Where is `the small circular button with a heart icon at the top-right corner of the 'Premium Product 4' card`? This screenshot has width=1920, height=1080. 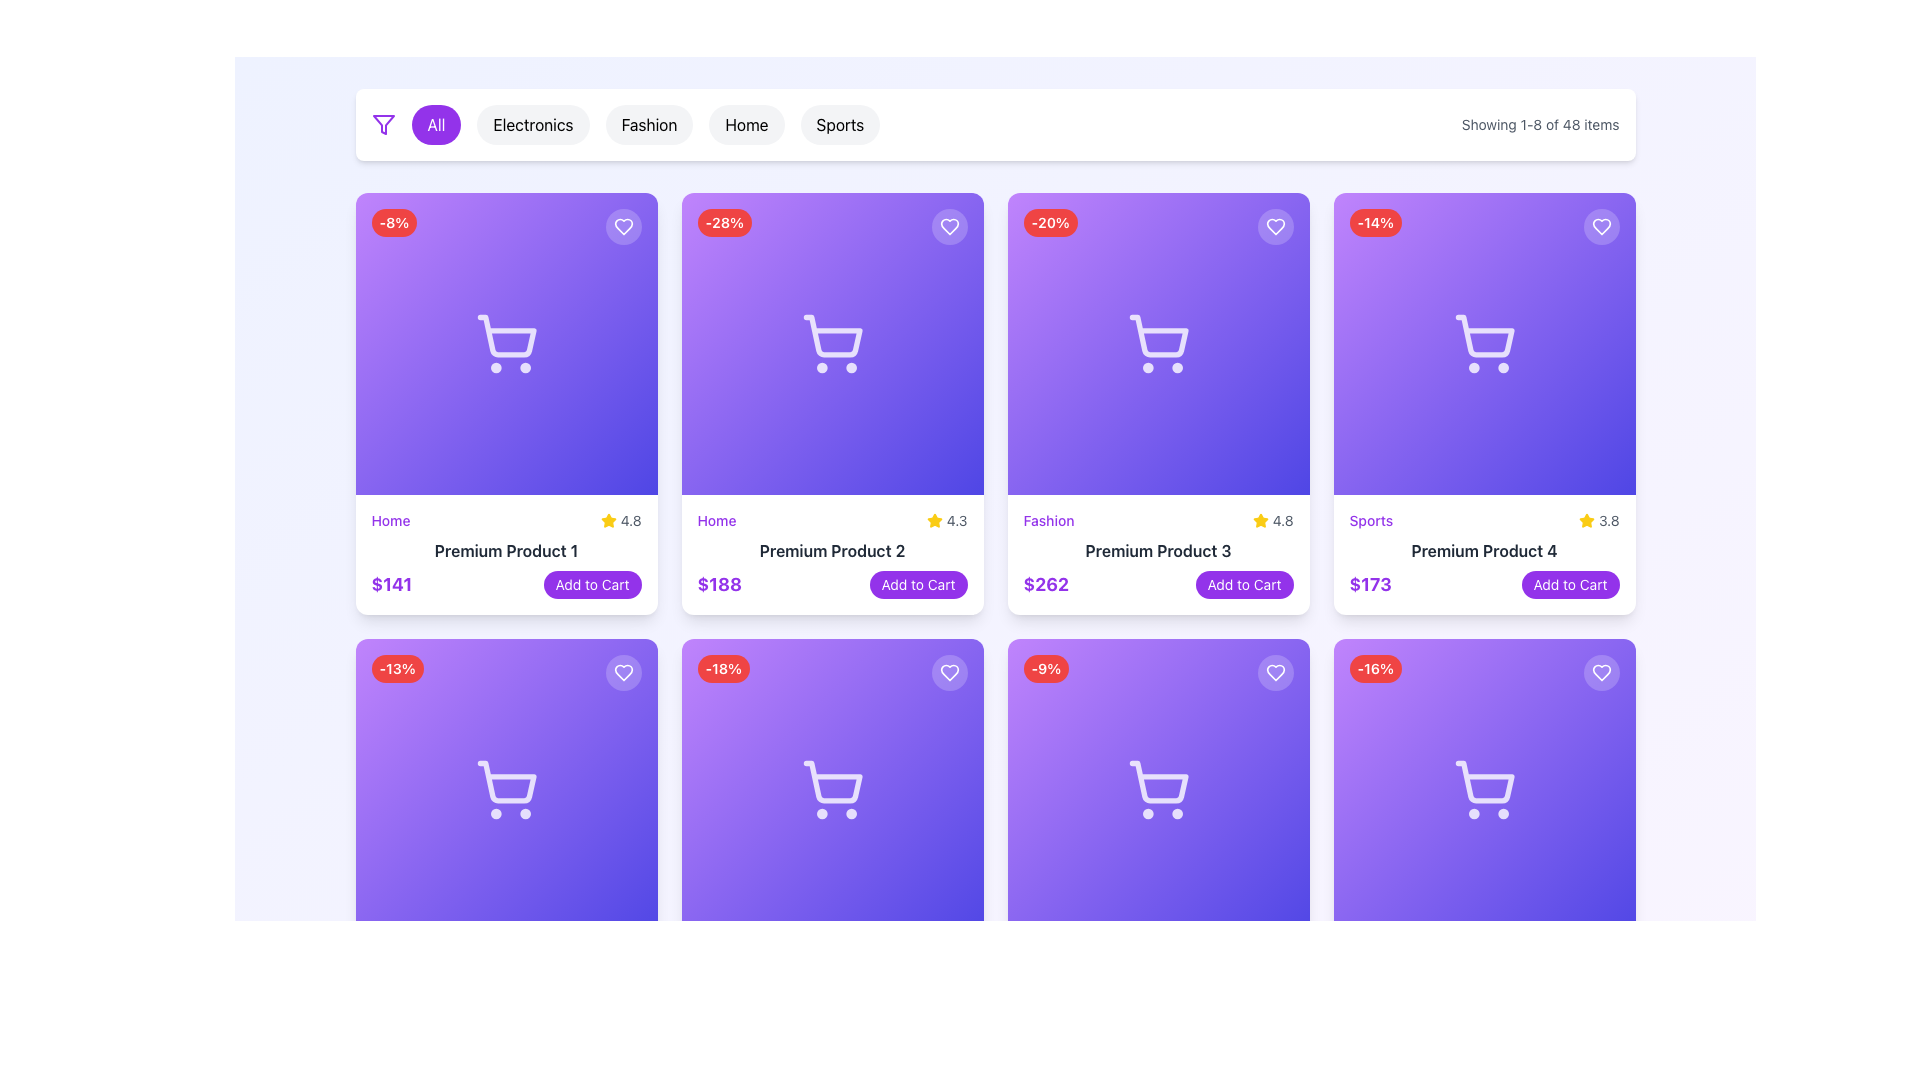
the small circular button with a heart icon at the top-right corner of the 'Premium Product 4' card is located at coordinates (1601, 226).